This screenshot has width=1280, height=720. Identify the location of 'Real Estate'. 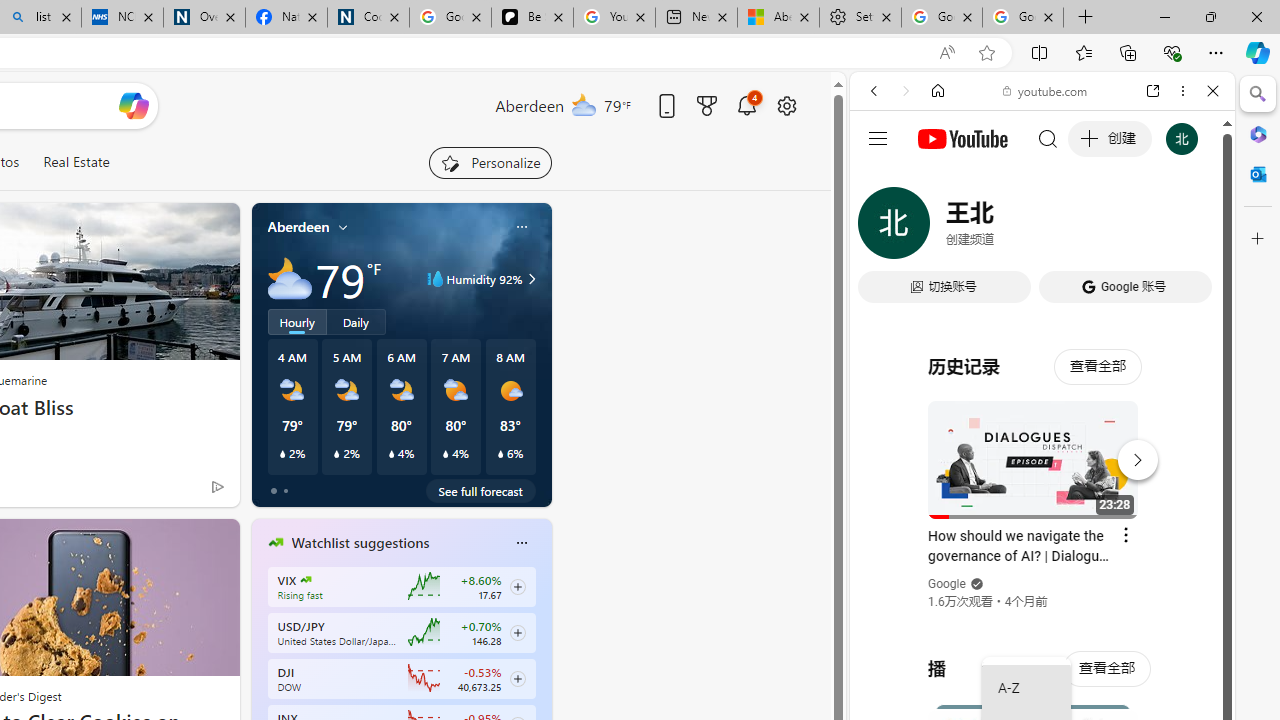
(76, 161).